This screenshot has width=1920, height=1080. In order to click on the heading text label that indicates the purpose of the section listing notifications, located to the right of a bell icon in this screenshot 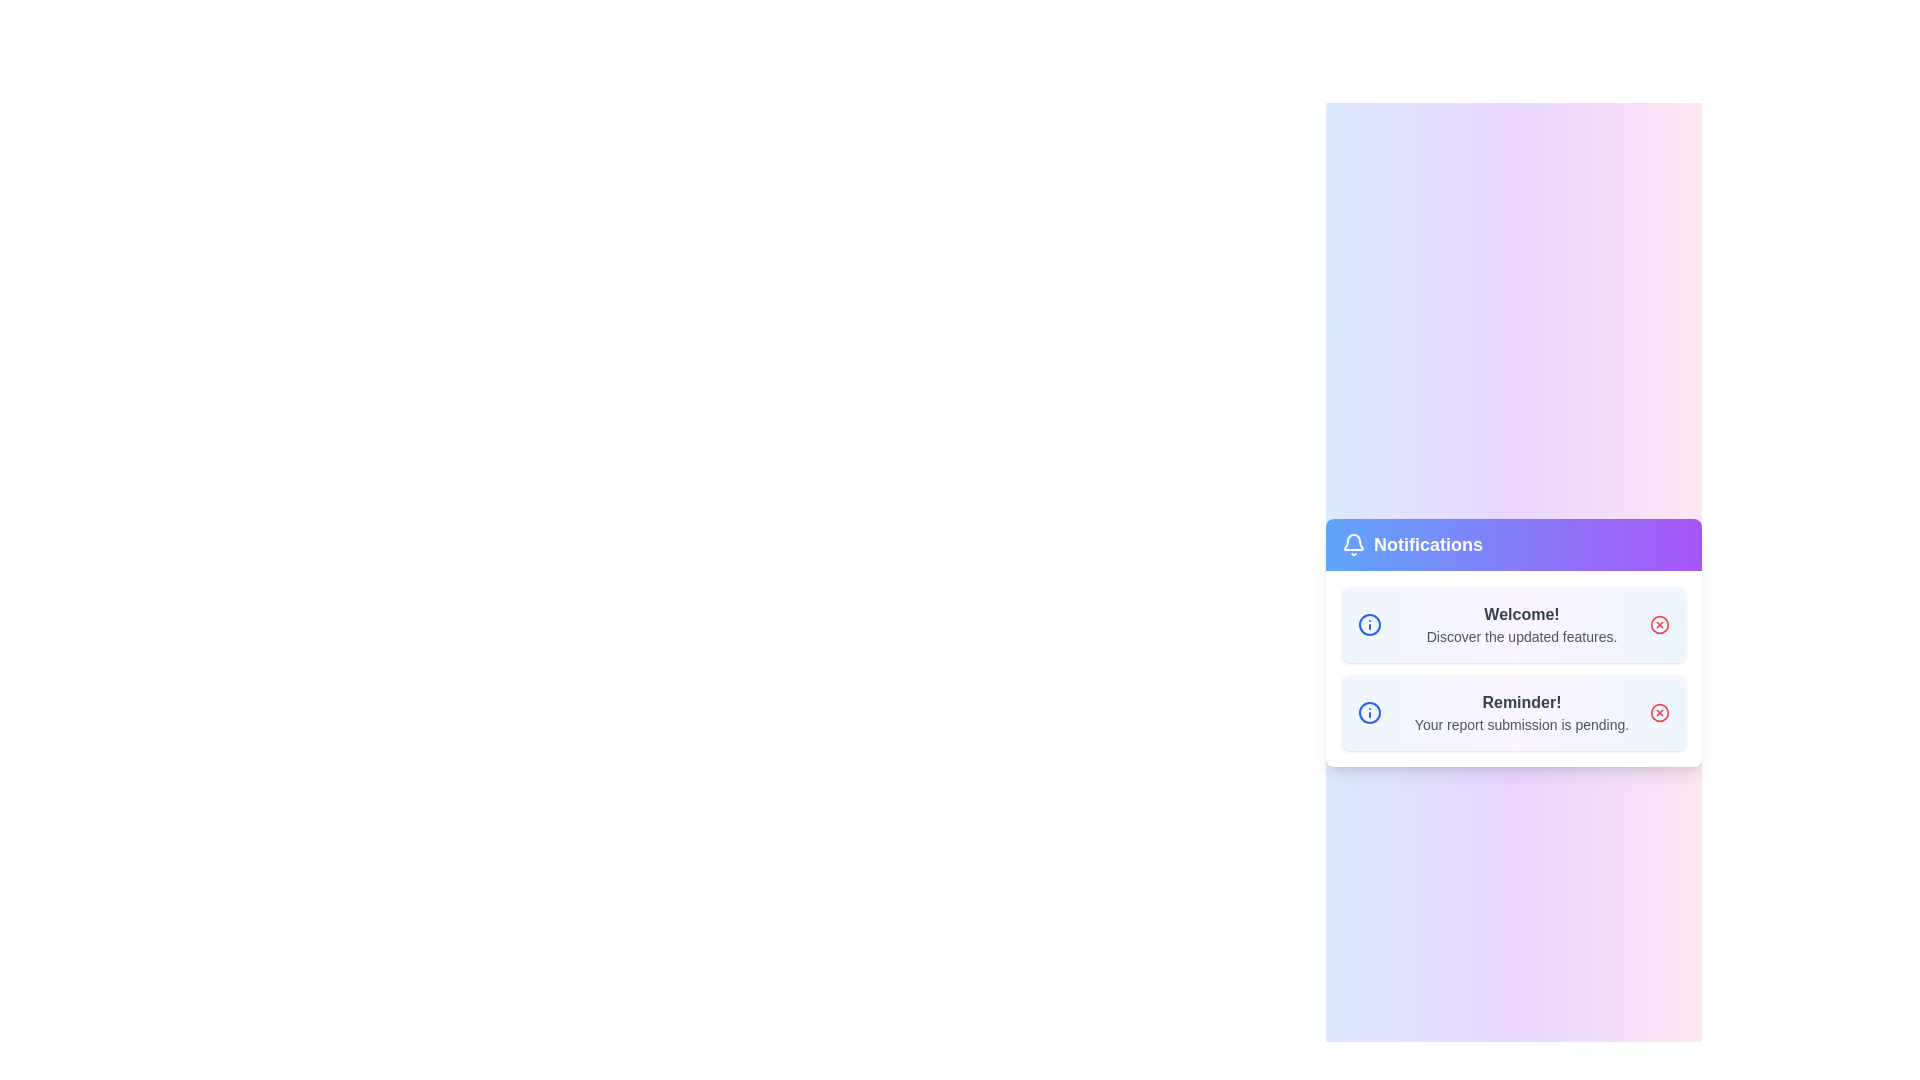, I will do `click(1427, 544)`.